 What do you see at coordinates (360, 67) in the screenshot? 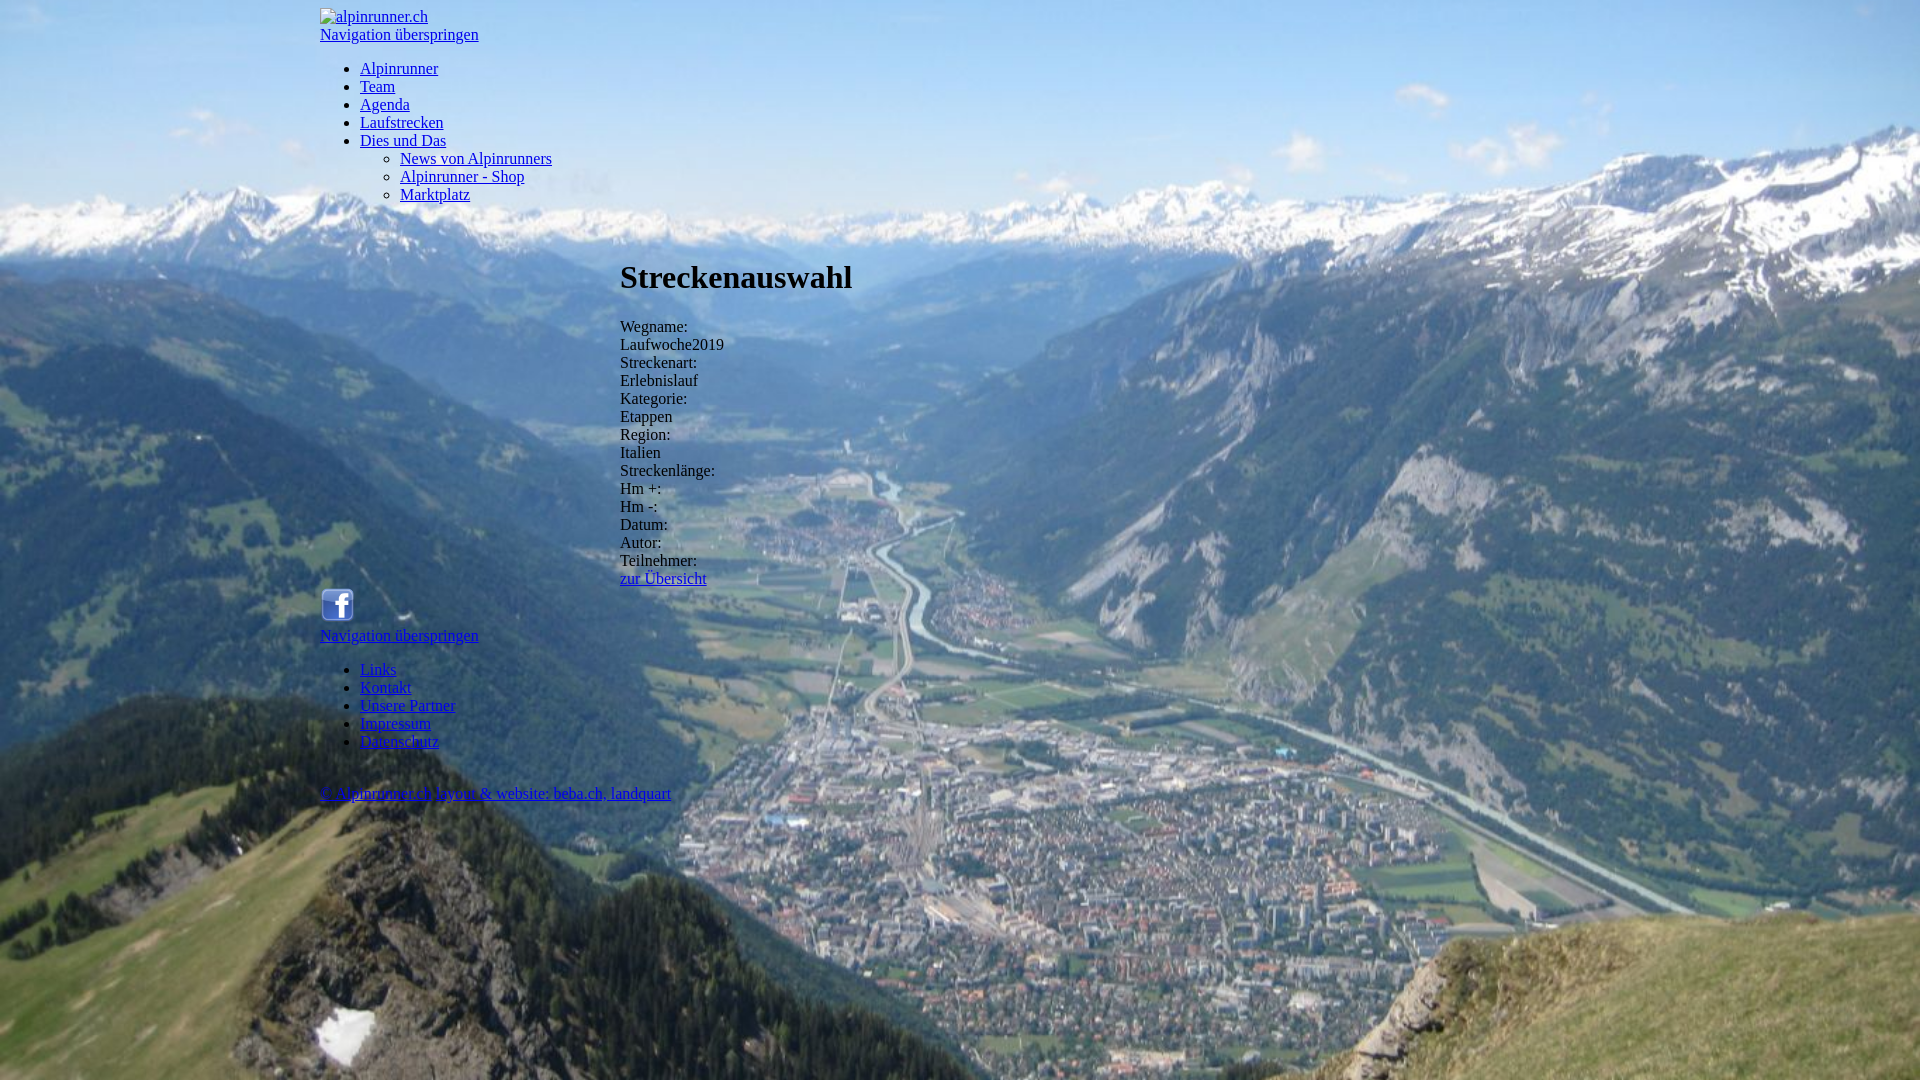
I see `'Alpinrunner'` at bounding box center [360, 67].